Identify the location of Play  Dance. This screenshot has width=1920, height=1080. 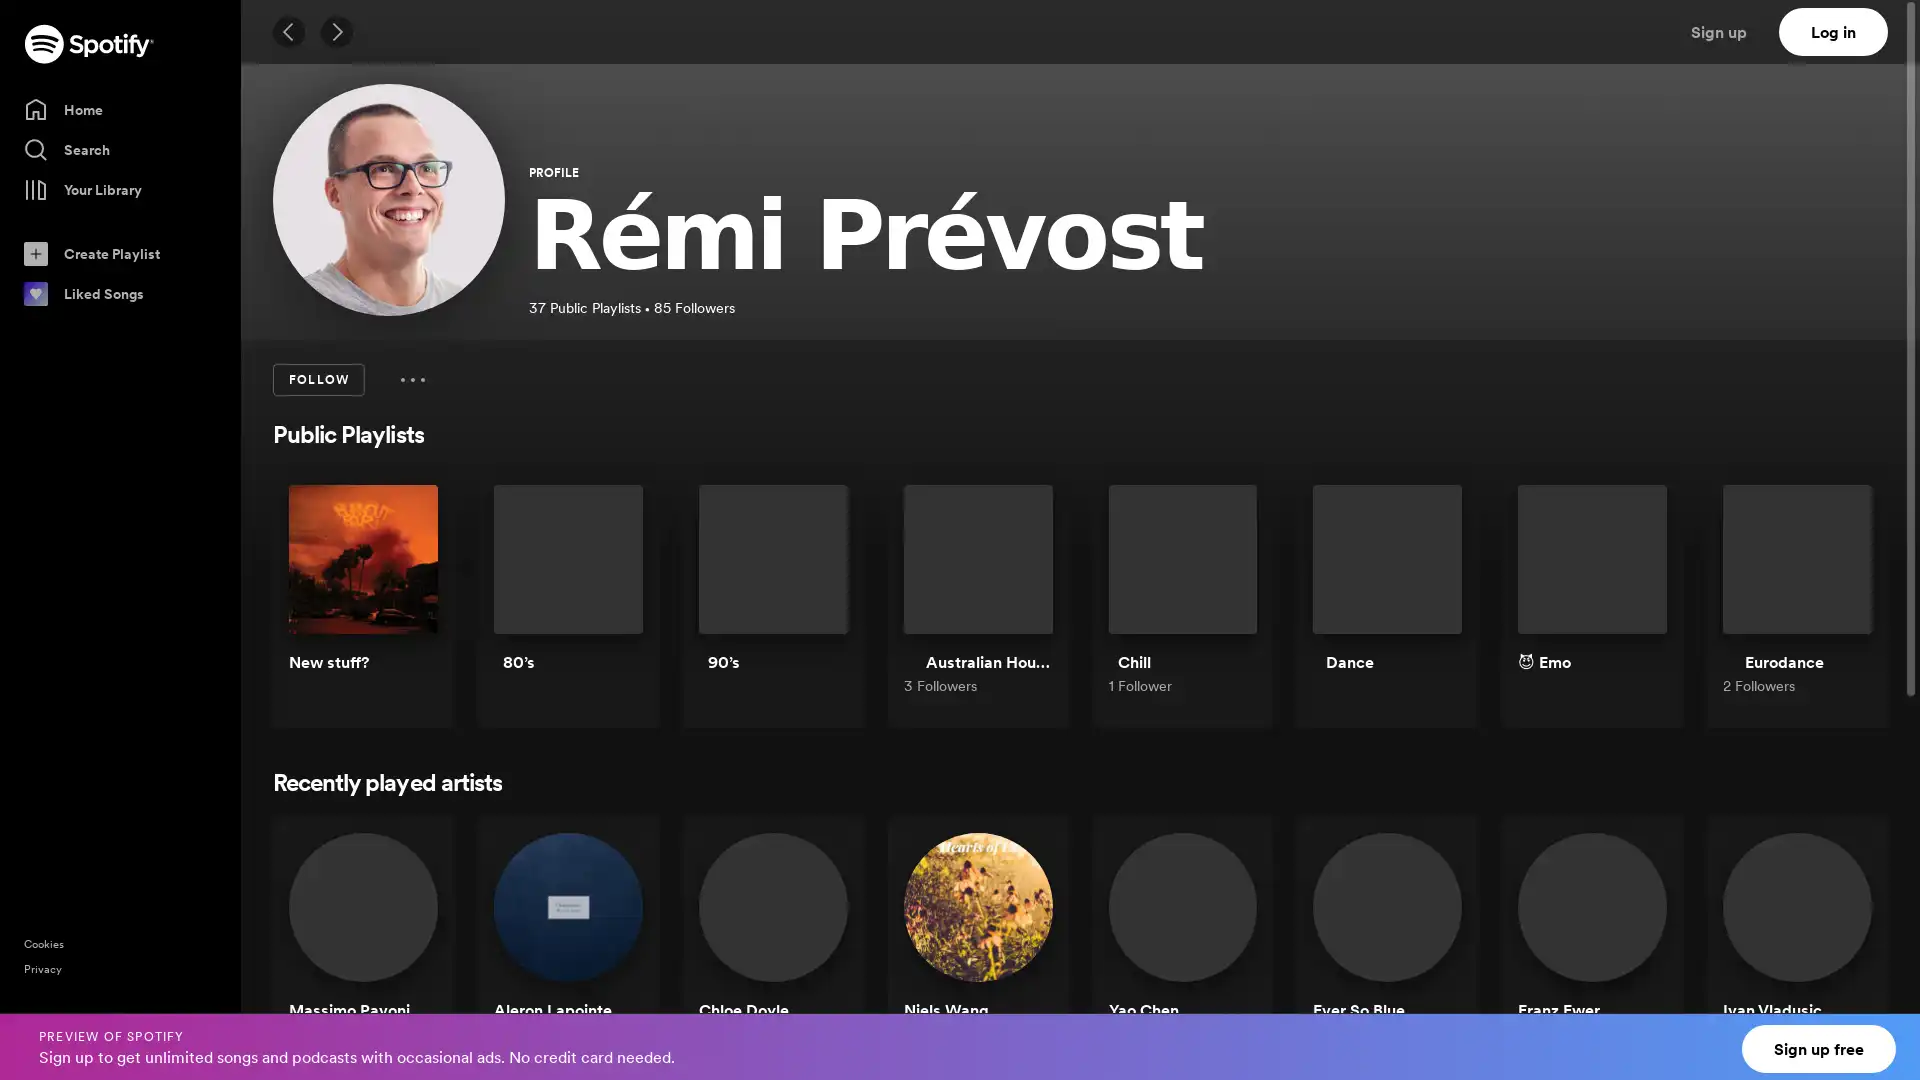
(1429, 608).